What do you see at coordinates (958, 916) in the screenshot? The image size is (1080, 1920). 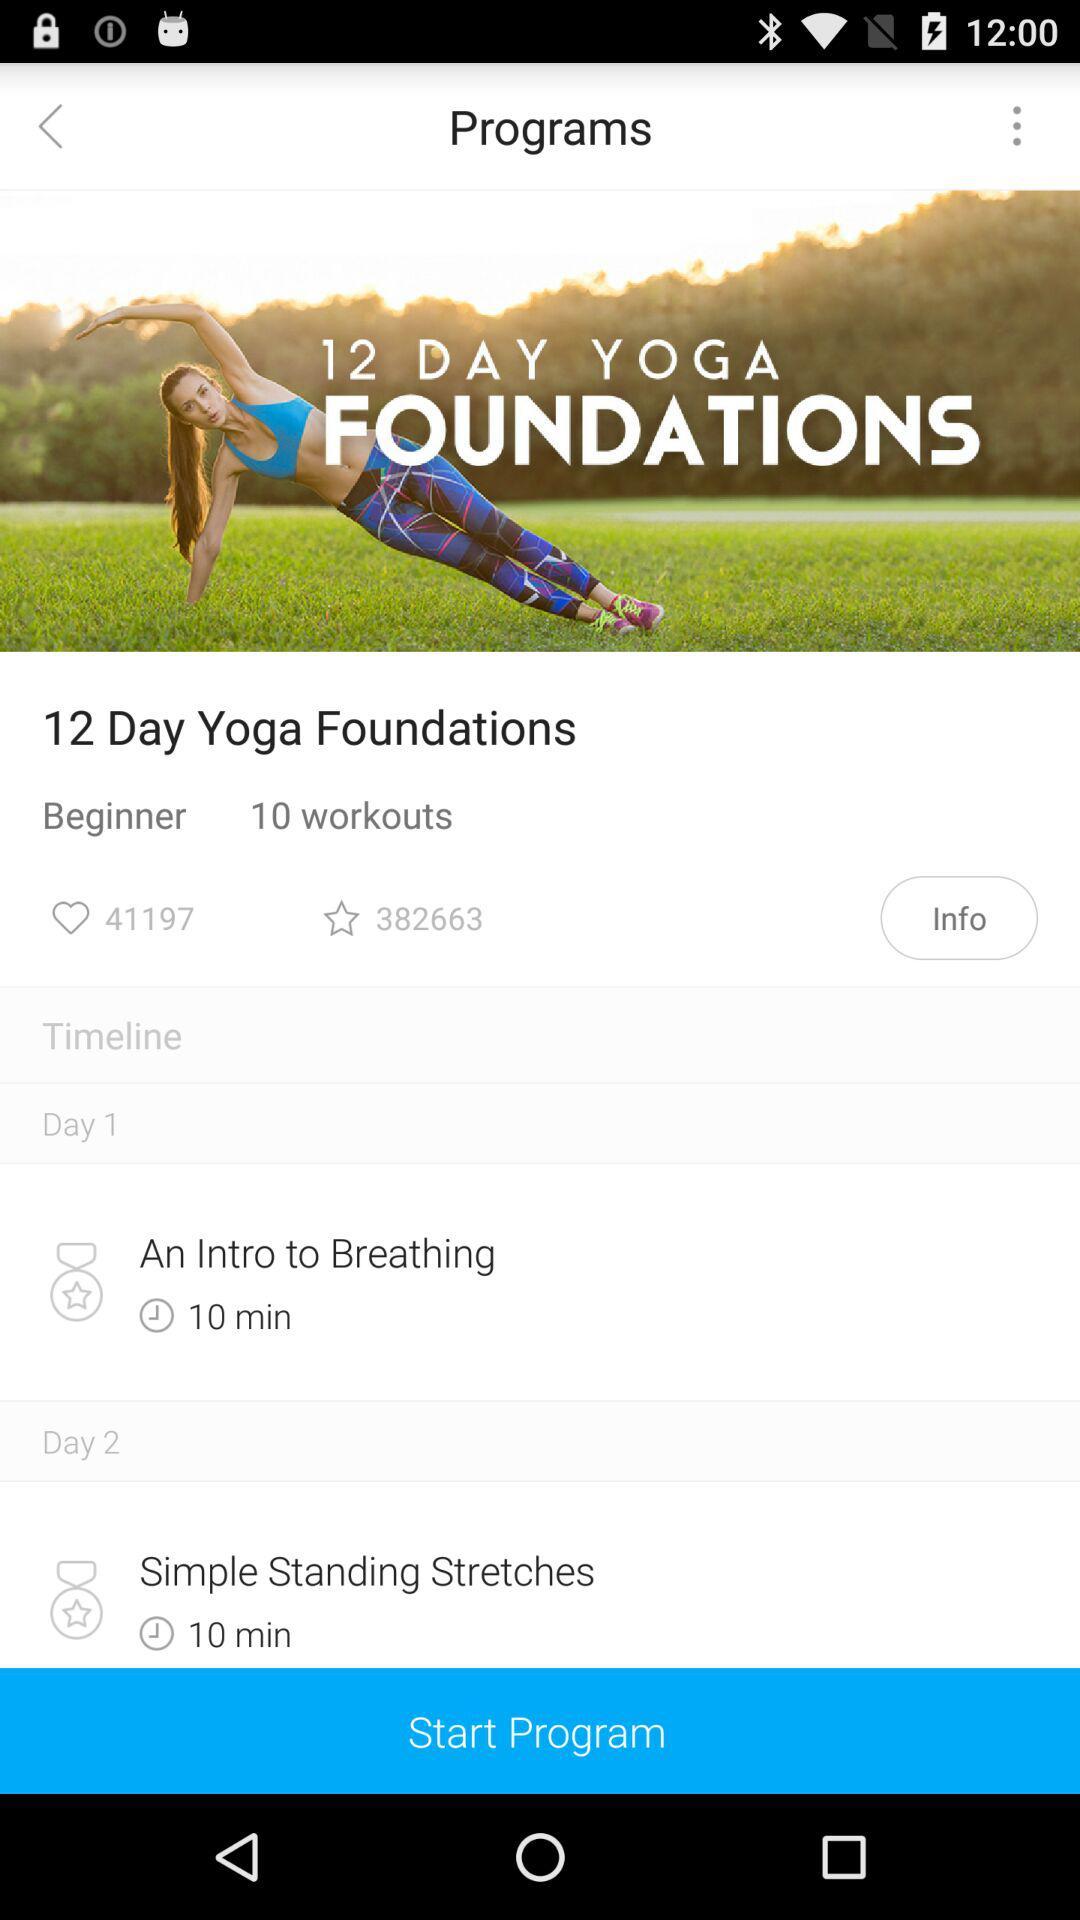 I see `the icon next to the 382663` at bounding box center [958, 916].